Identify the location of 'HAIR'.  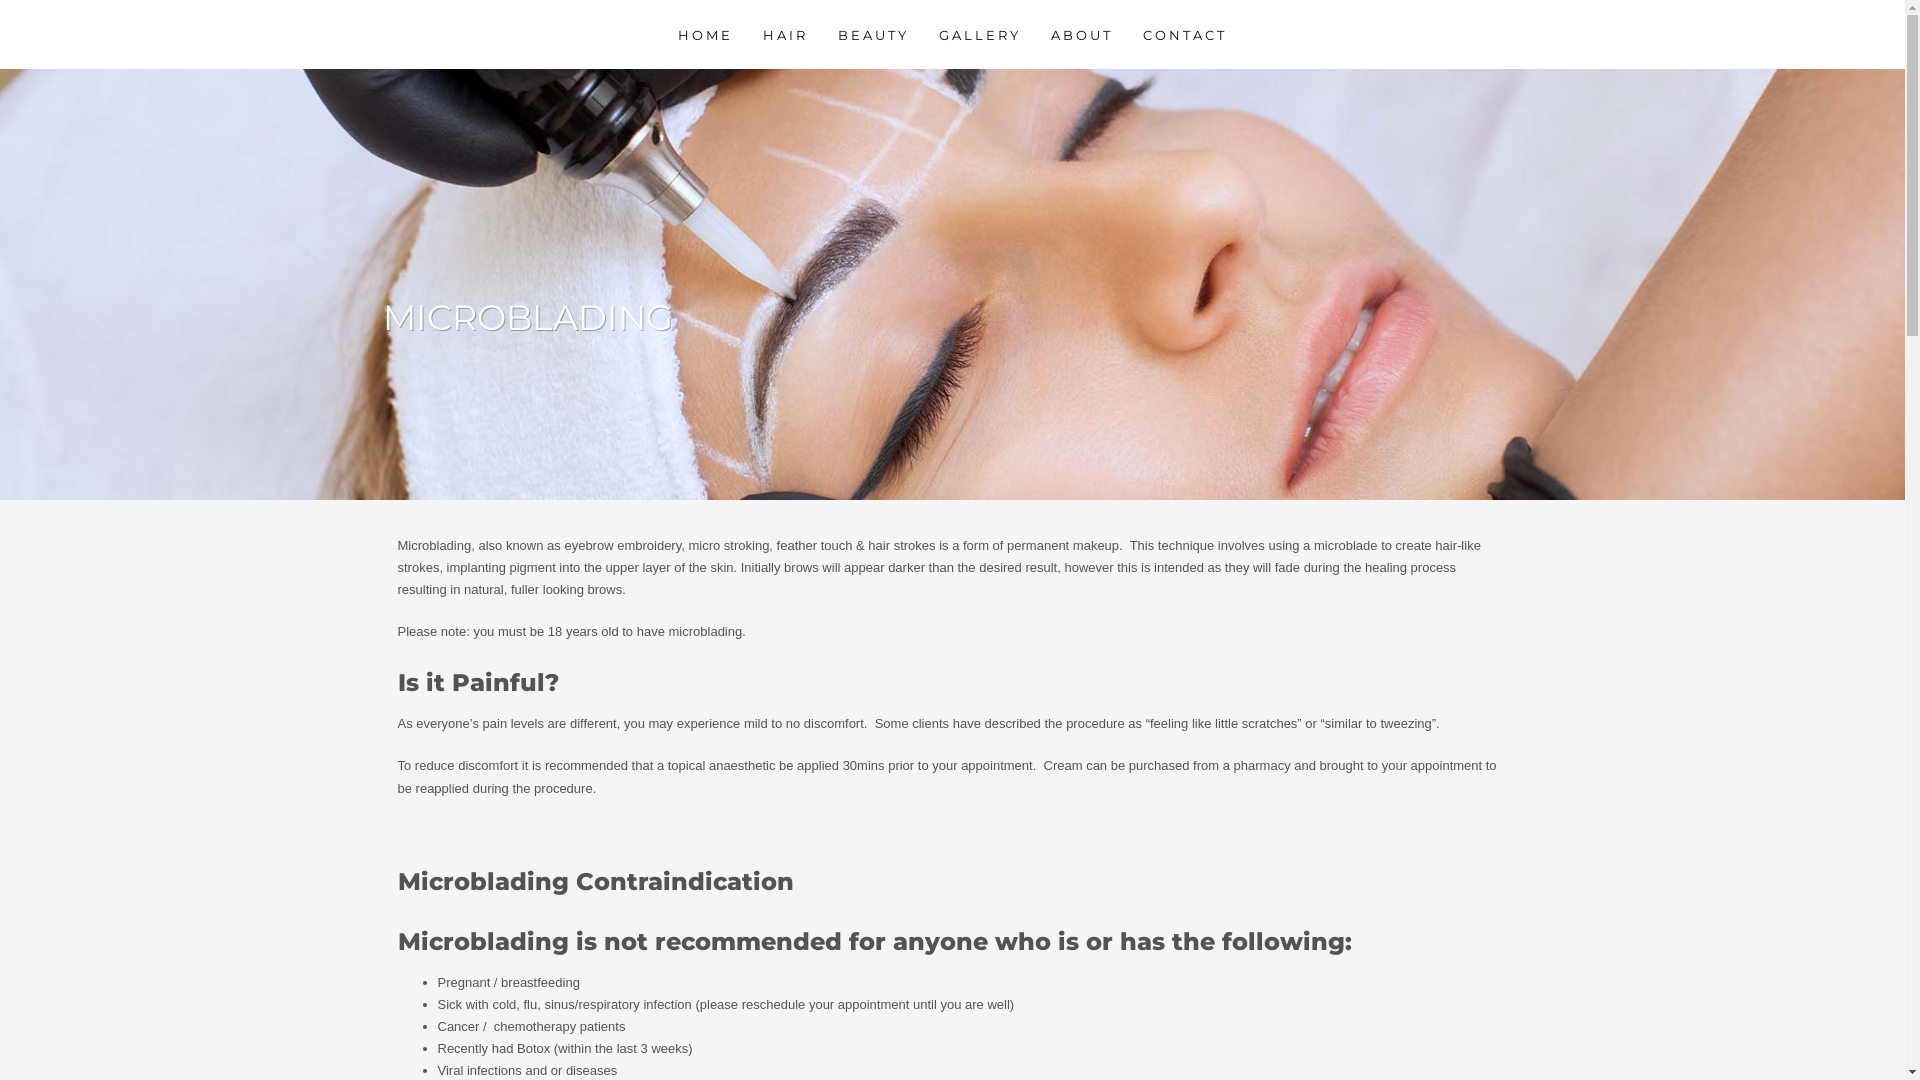
(784, 34).